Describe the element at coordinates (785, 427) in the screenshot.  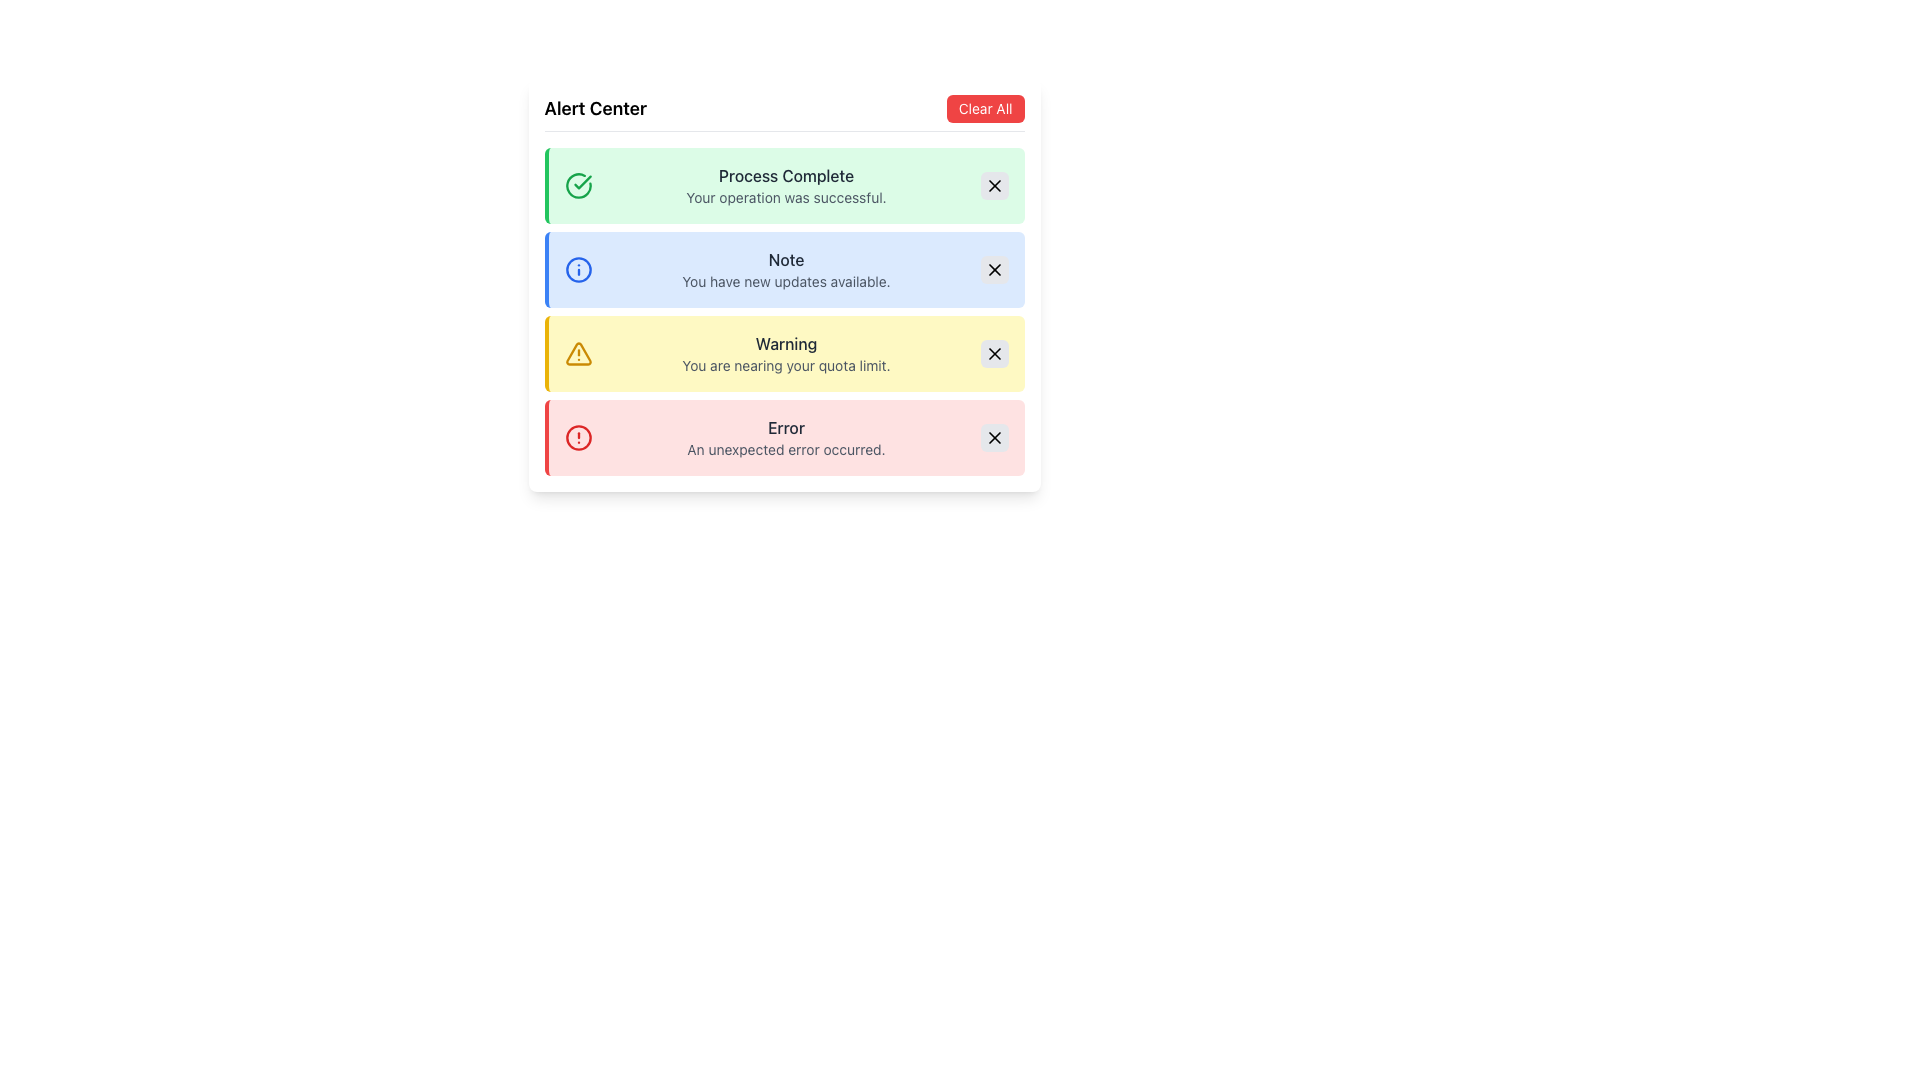
I see `the 'Error' text label which is styled in bold, medium-sized dark gray font within a highlighted red rectangle, indicating an alert or warning` at that location.